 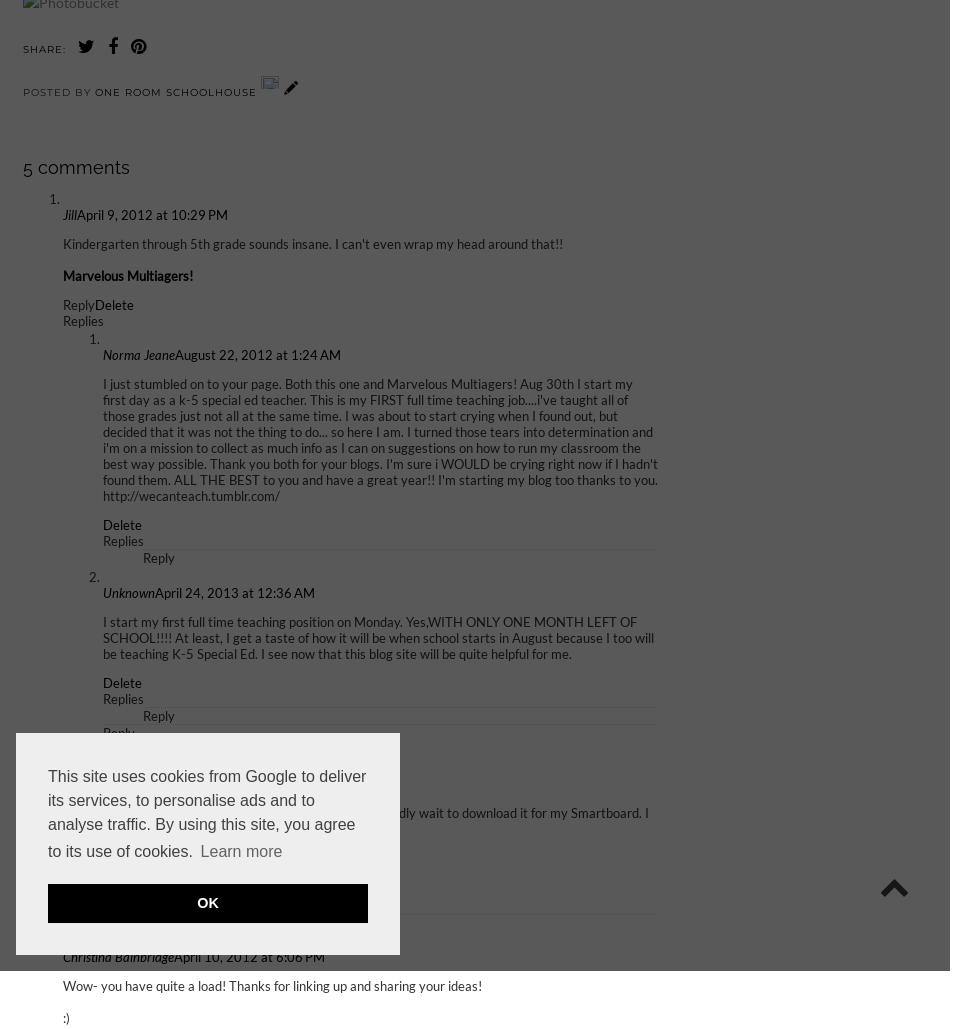 I want to click on 'Posted by', so click(x=21, y=90).